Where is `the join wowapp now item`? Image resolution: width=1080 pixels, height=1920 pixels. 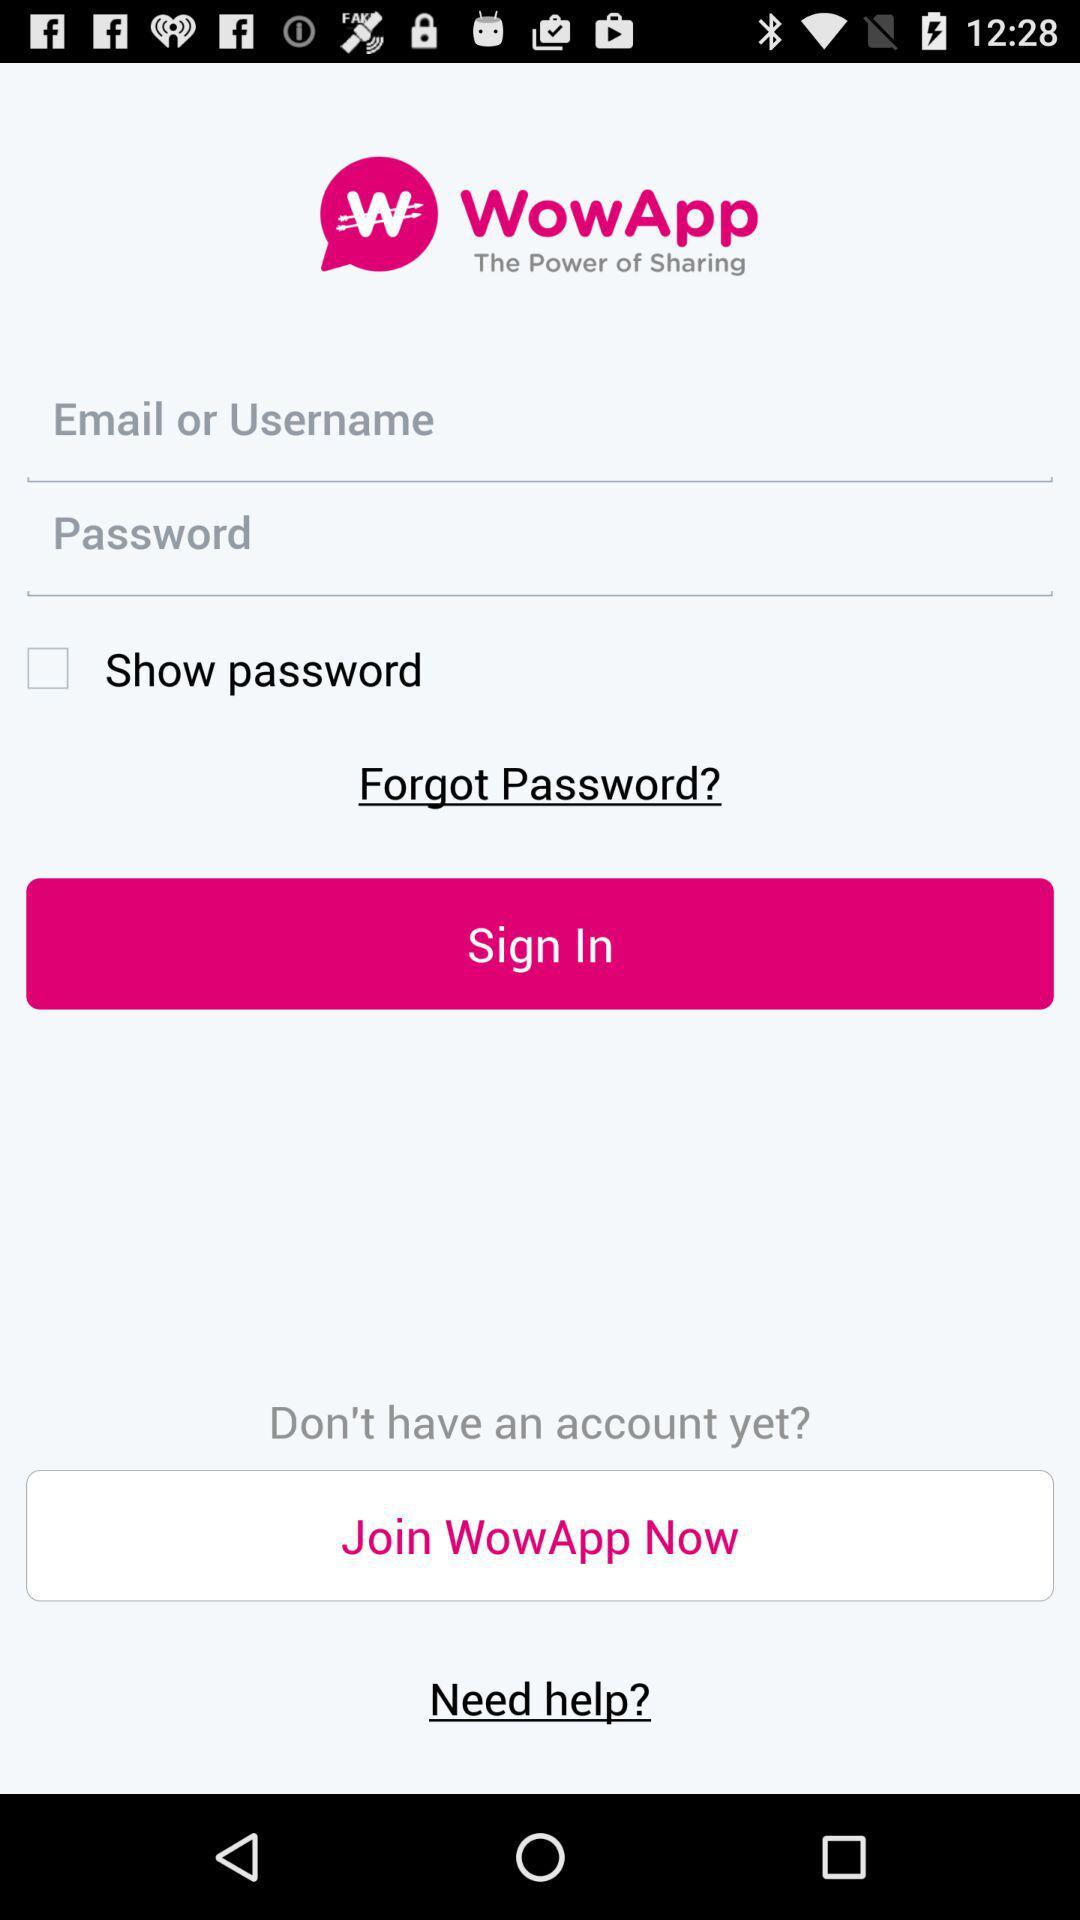 the join wowapp now item is located at coordinates (540, 1534).